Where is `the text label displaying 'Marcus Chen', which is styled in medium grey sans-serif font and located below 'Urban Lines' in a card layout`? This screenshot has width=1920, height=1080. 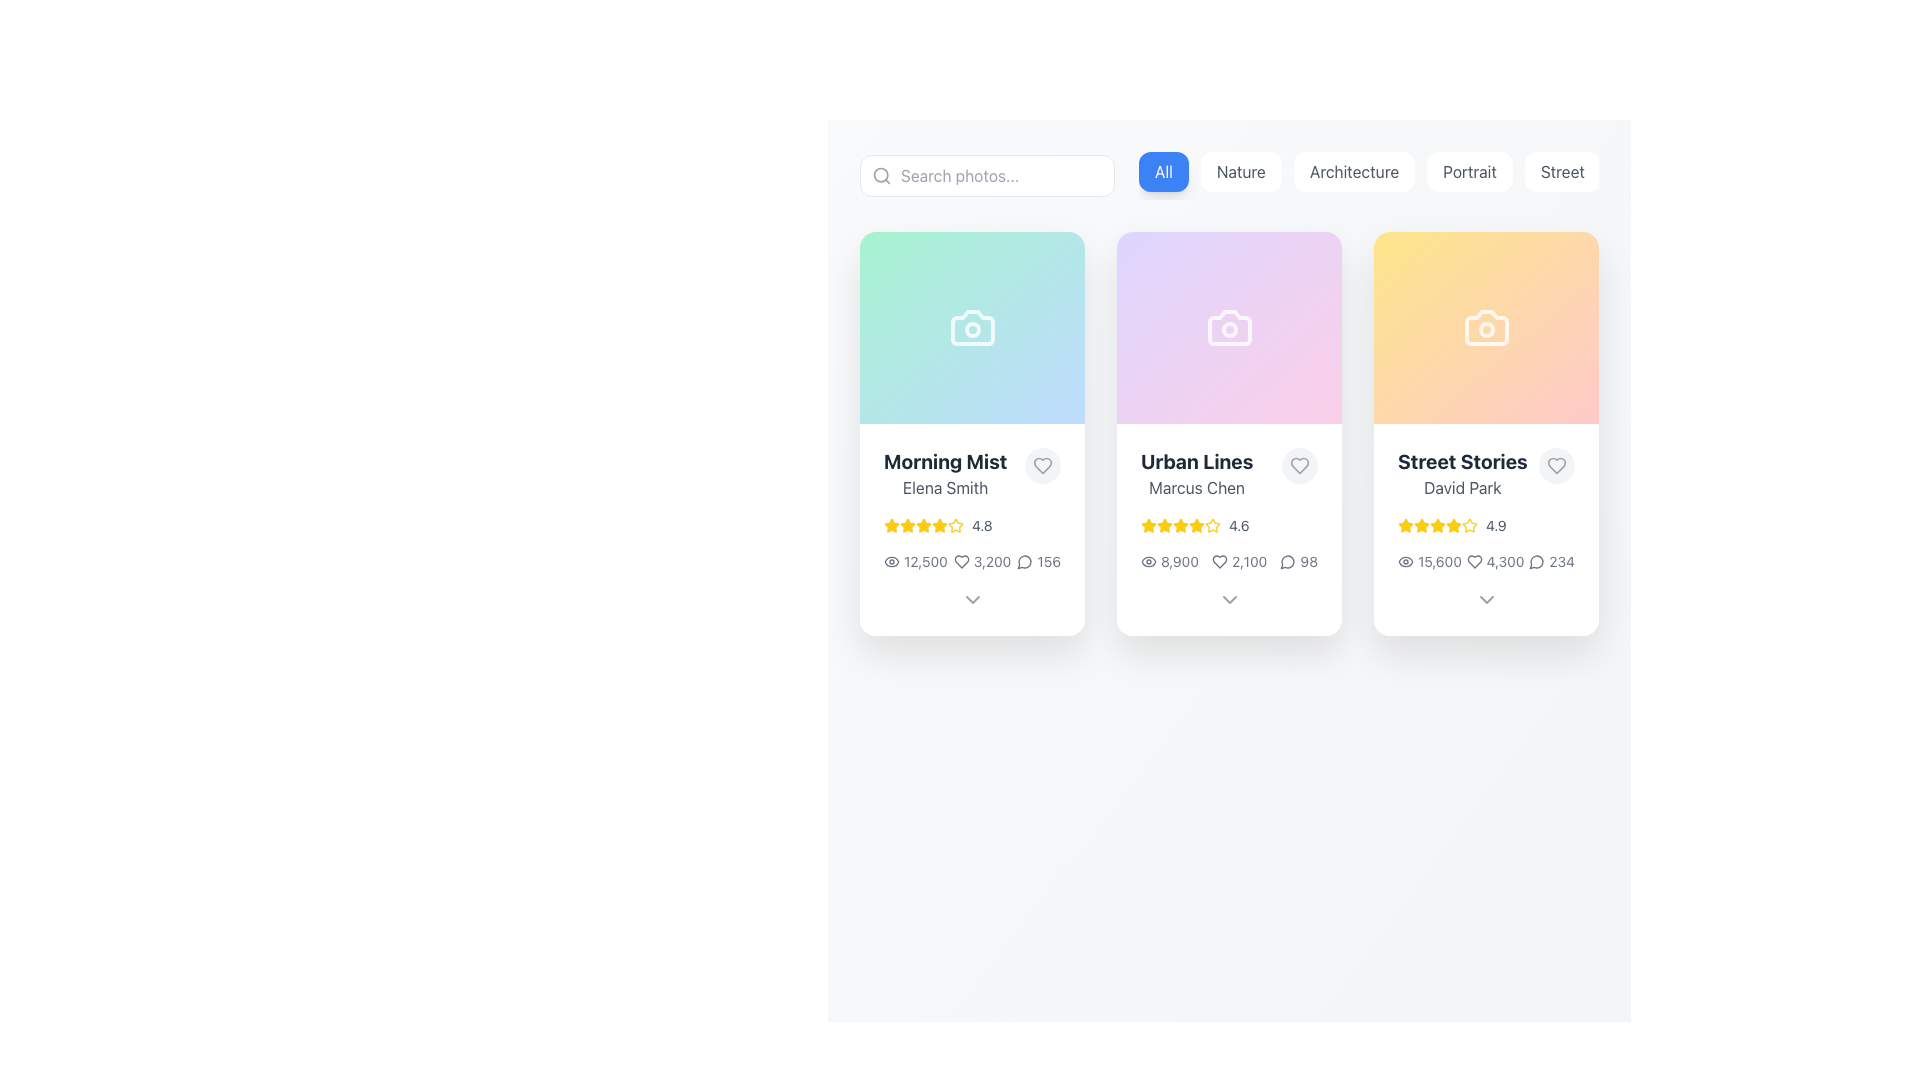 the text label displaying 'Marcus Chen', which is styled in medium grey sans-serif font and located below 'Urban Lines' in a card layout is located at coordinates (1197, 488).